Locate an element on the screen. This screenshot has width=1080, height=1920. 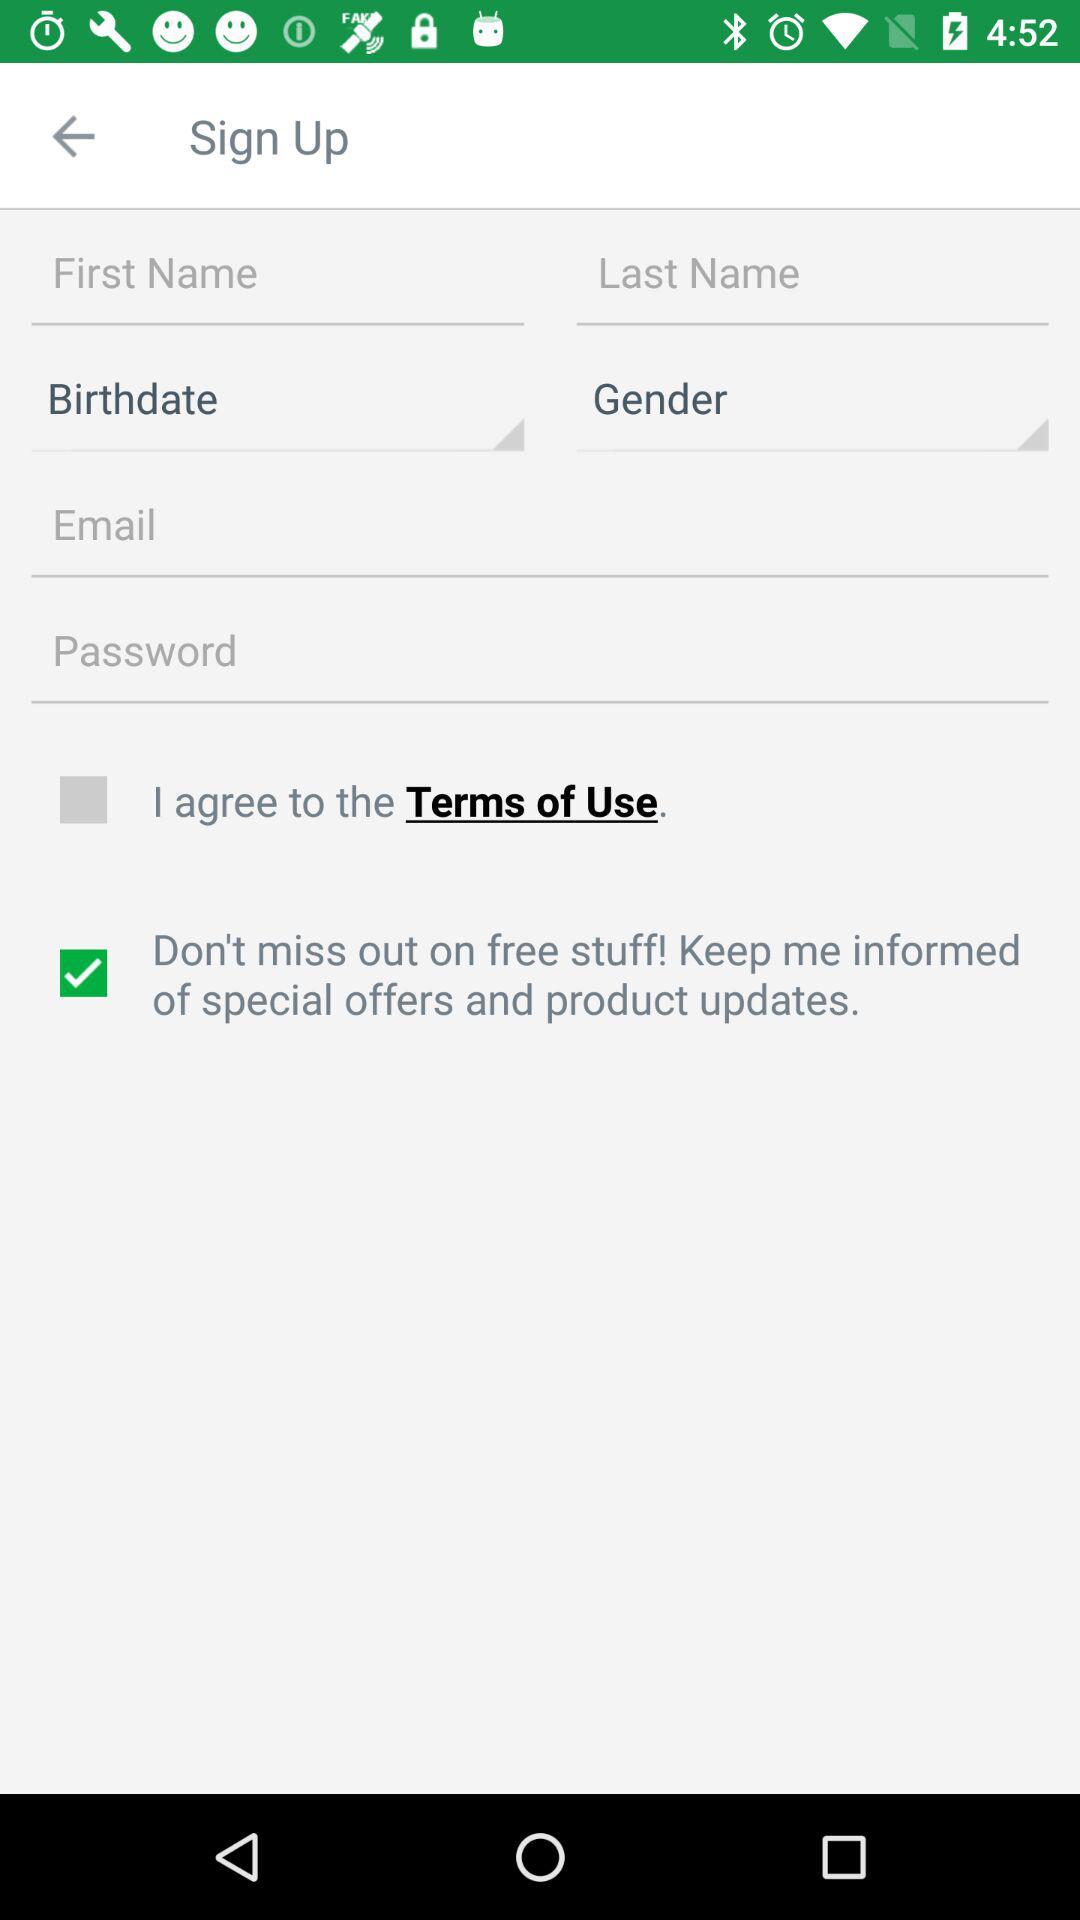
the gender icon is located at coordinates (812, 398).